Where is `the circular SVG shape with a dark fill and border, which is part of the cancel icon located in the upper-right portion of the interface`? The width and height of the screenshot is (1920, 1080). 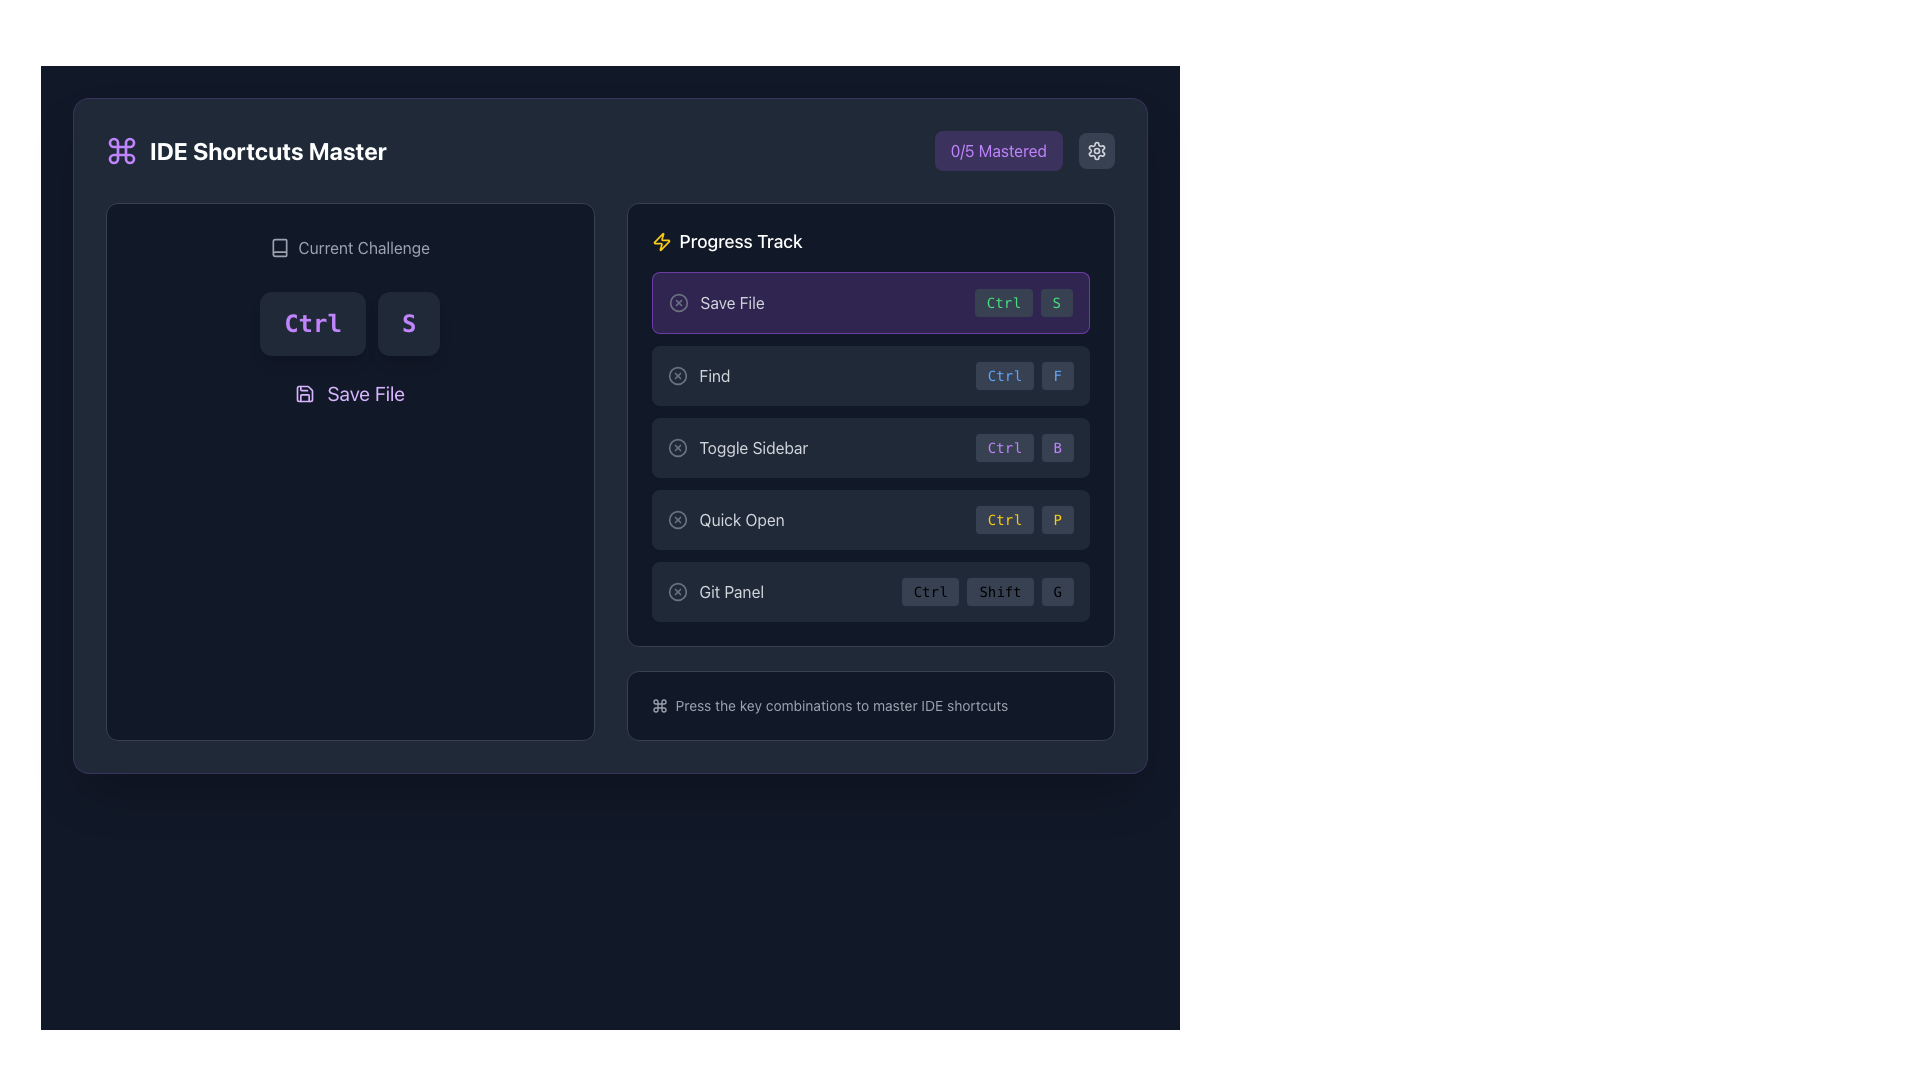
the circular SVG shape with a dark fill and border, which is part of the cancel icon located in the upper-right portion of the interface is located at coordinates (677, 590).